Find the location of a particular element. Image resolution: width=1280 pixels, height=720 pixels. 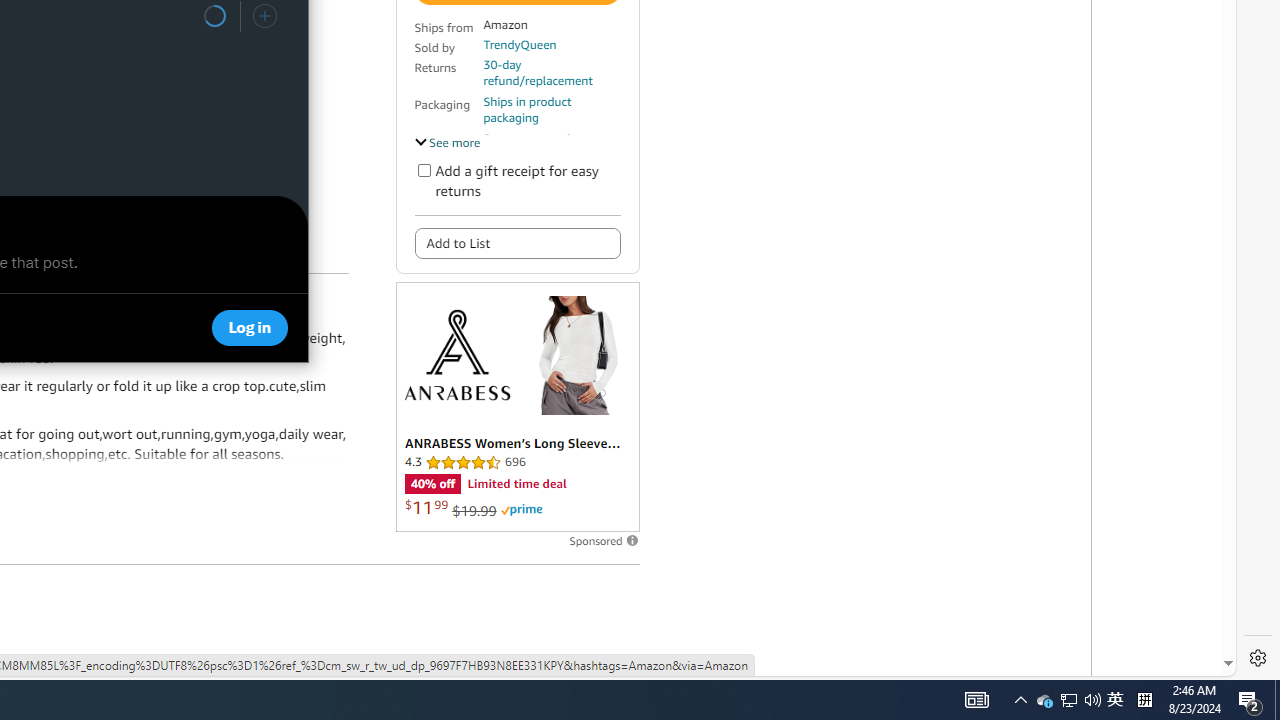

'AutomationID: 4105' is located at coordinates (977, 698).